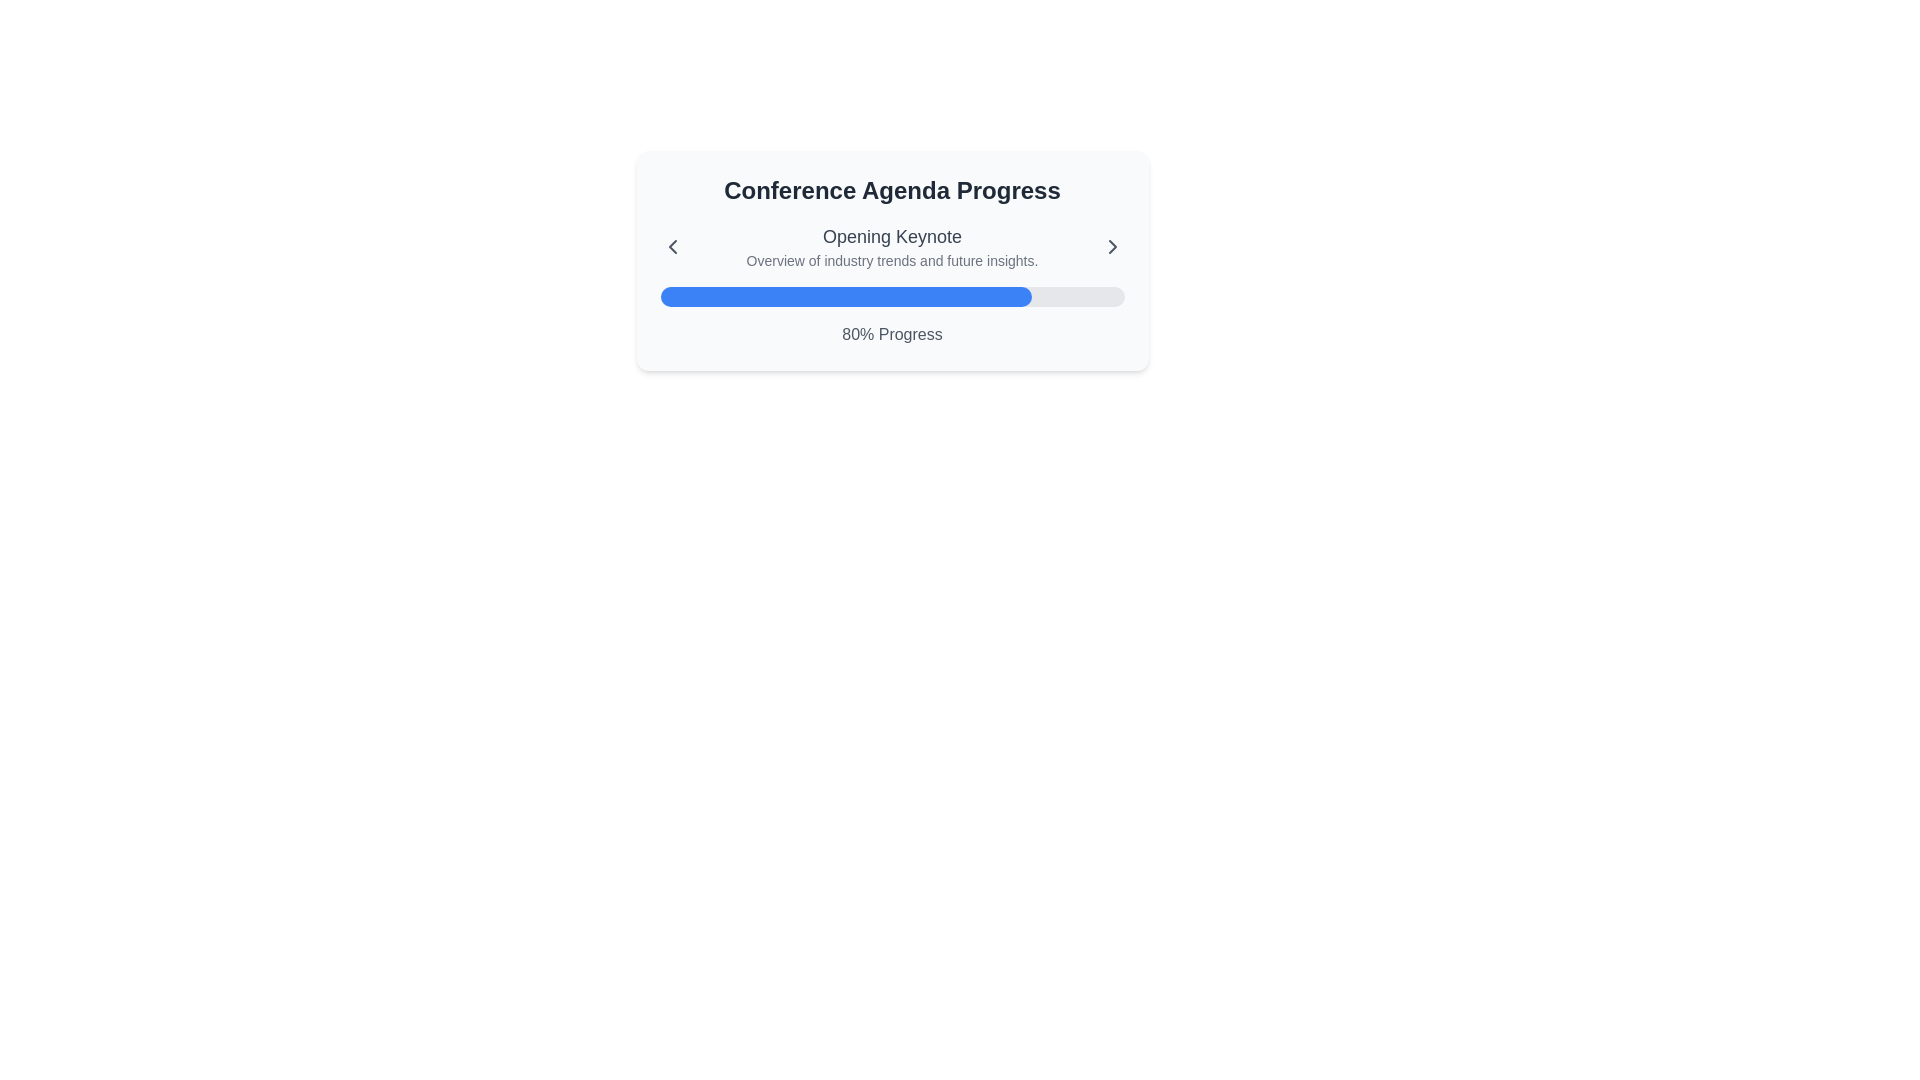 This screenshot has height=1080, width=1920. What do you see at coordinates (672, 245) in the screenshot?
I see `the left-pointing chevron icon, which is dark gray and located to the left of the 'Opening Keynote' text block` at bounding box center [672, 245].